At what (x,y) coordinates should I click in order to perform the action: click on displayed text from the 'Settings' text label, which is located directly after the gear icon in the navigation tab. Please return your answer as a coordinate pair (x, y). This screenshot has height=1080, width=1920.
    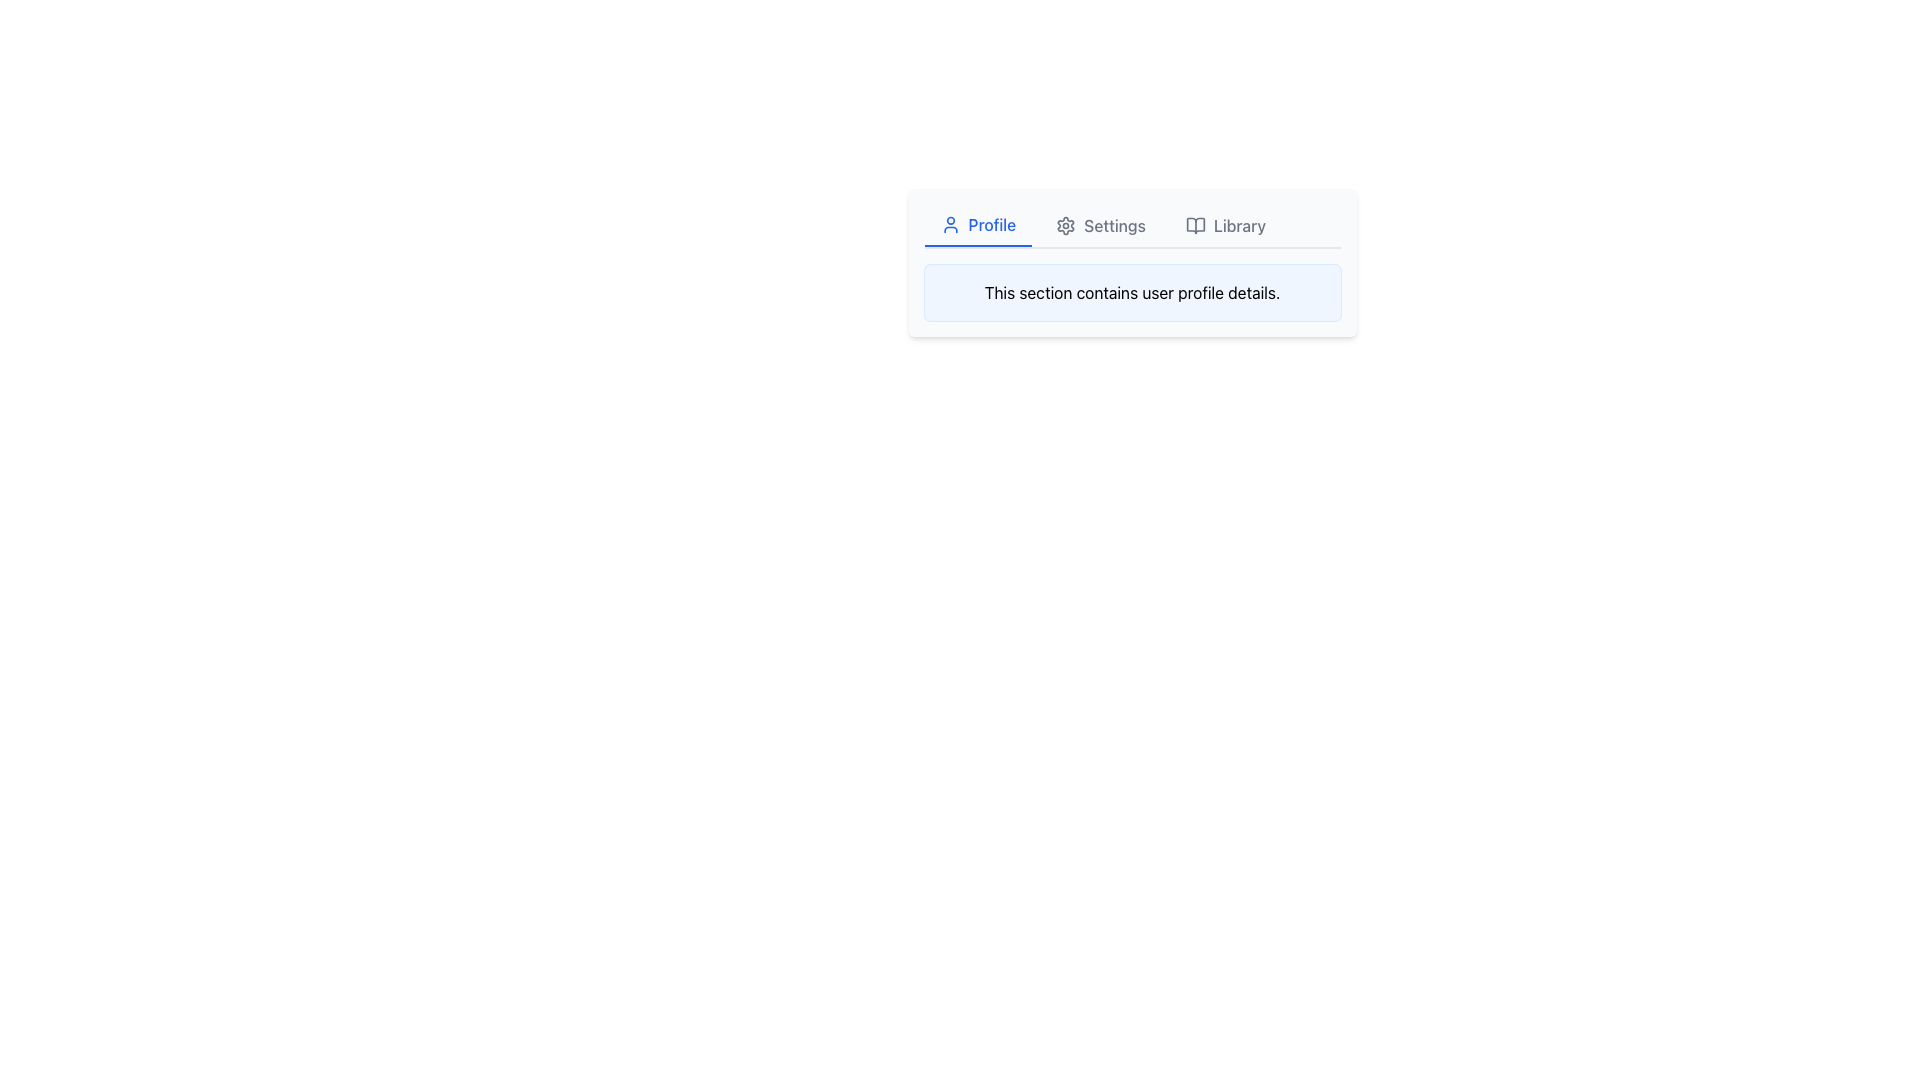
    Looking at the image, I should click on (1114, 225).